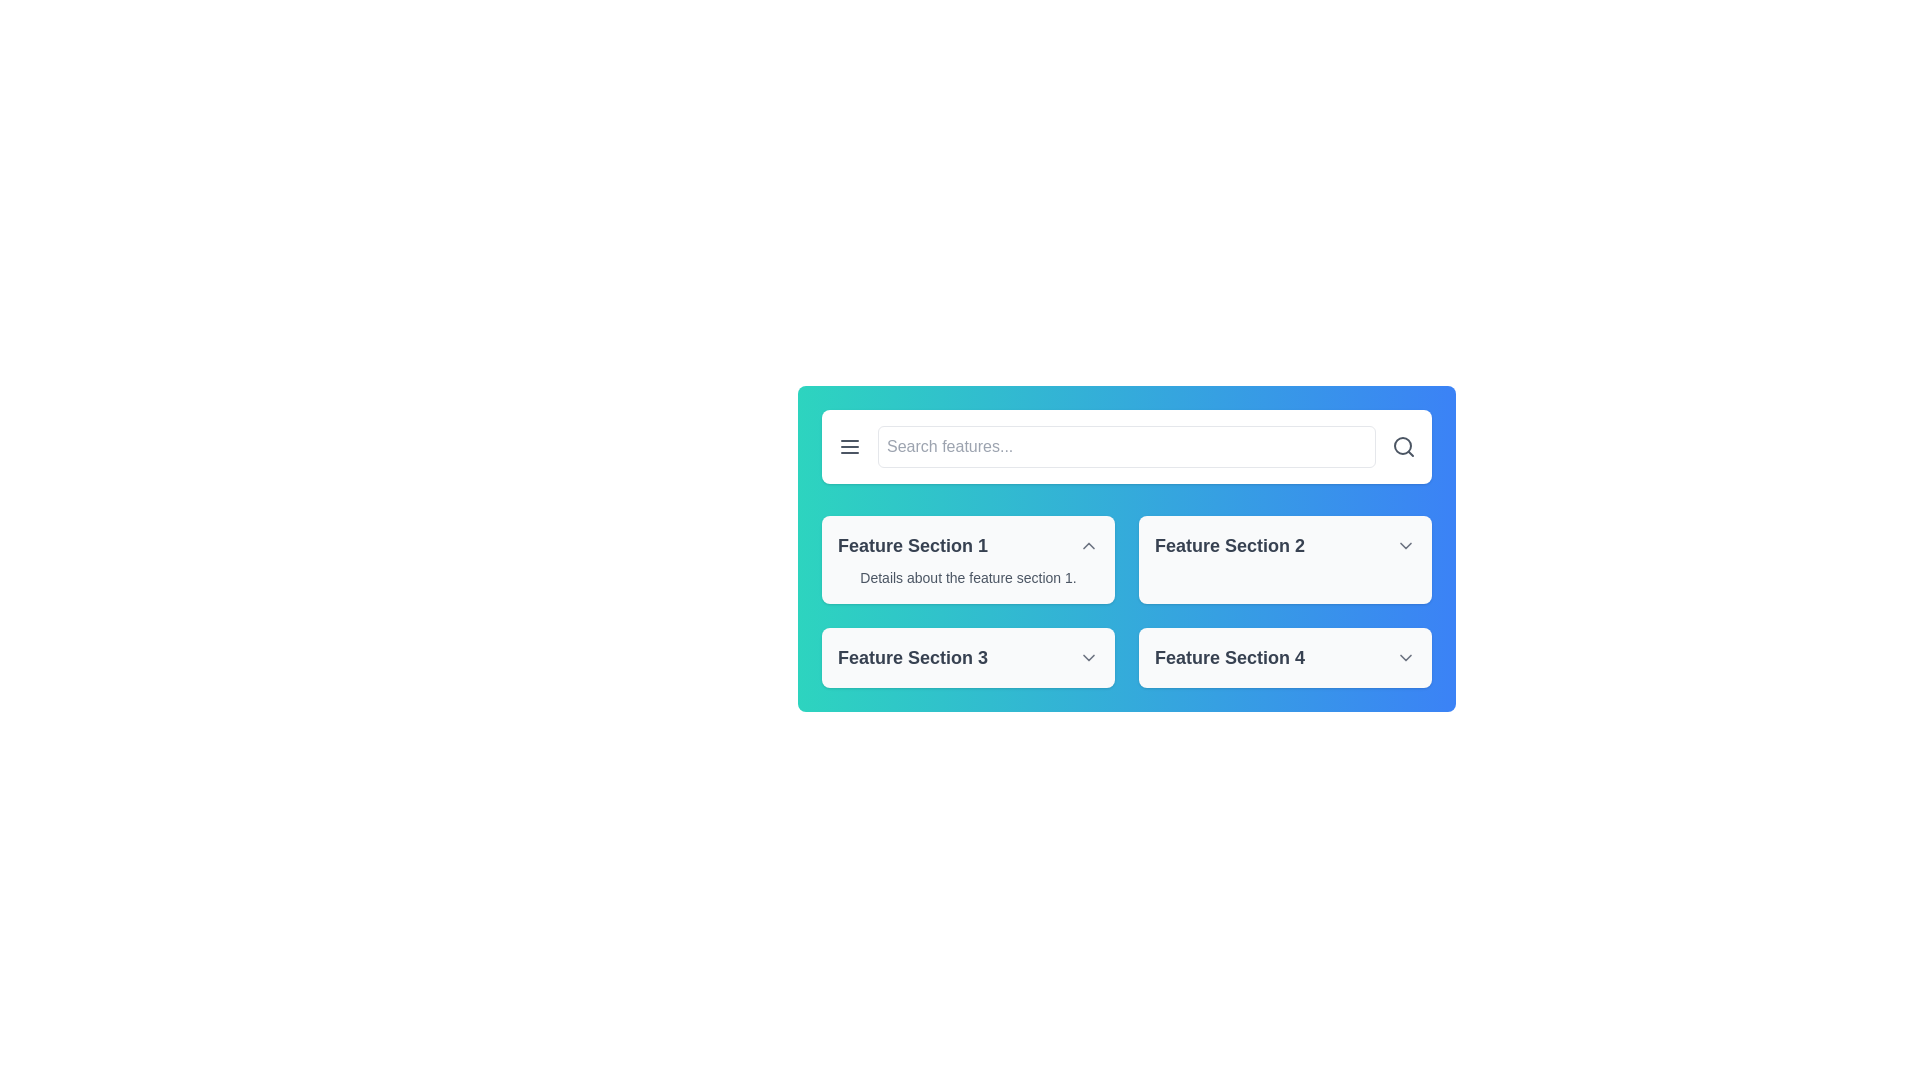  What do you see at coordinates (1405, 658) in the screenshot?
I see `the downward-facing chevron icon located on the far-right side of 'Feature Section 4'` at bounding box center [1405, 658].